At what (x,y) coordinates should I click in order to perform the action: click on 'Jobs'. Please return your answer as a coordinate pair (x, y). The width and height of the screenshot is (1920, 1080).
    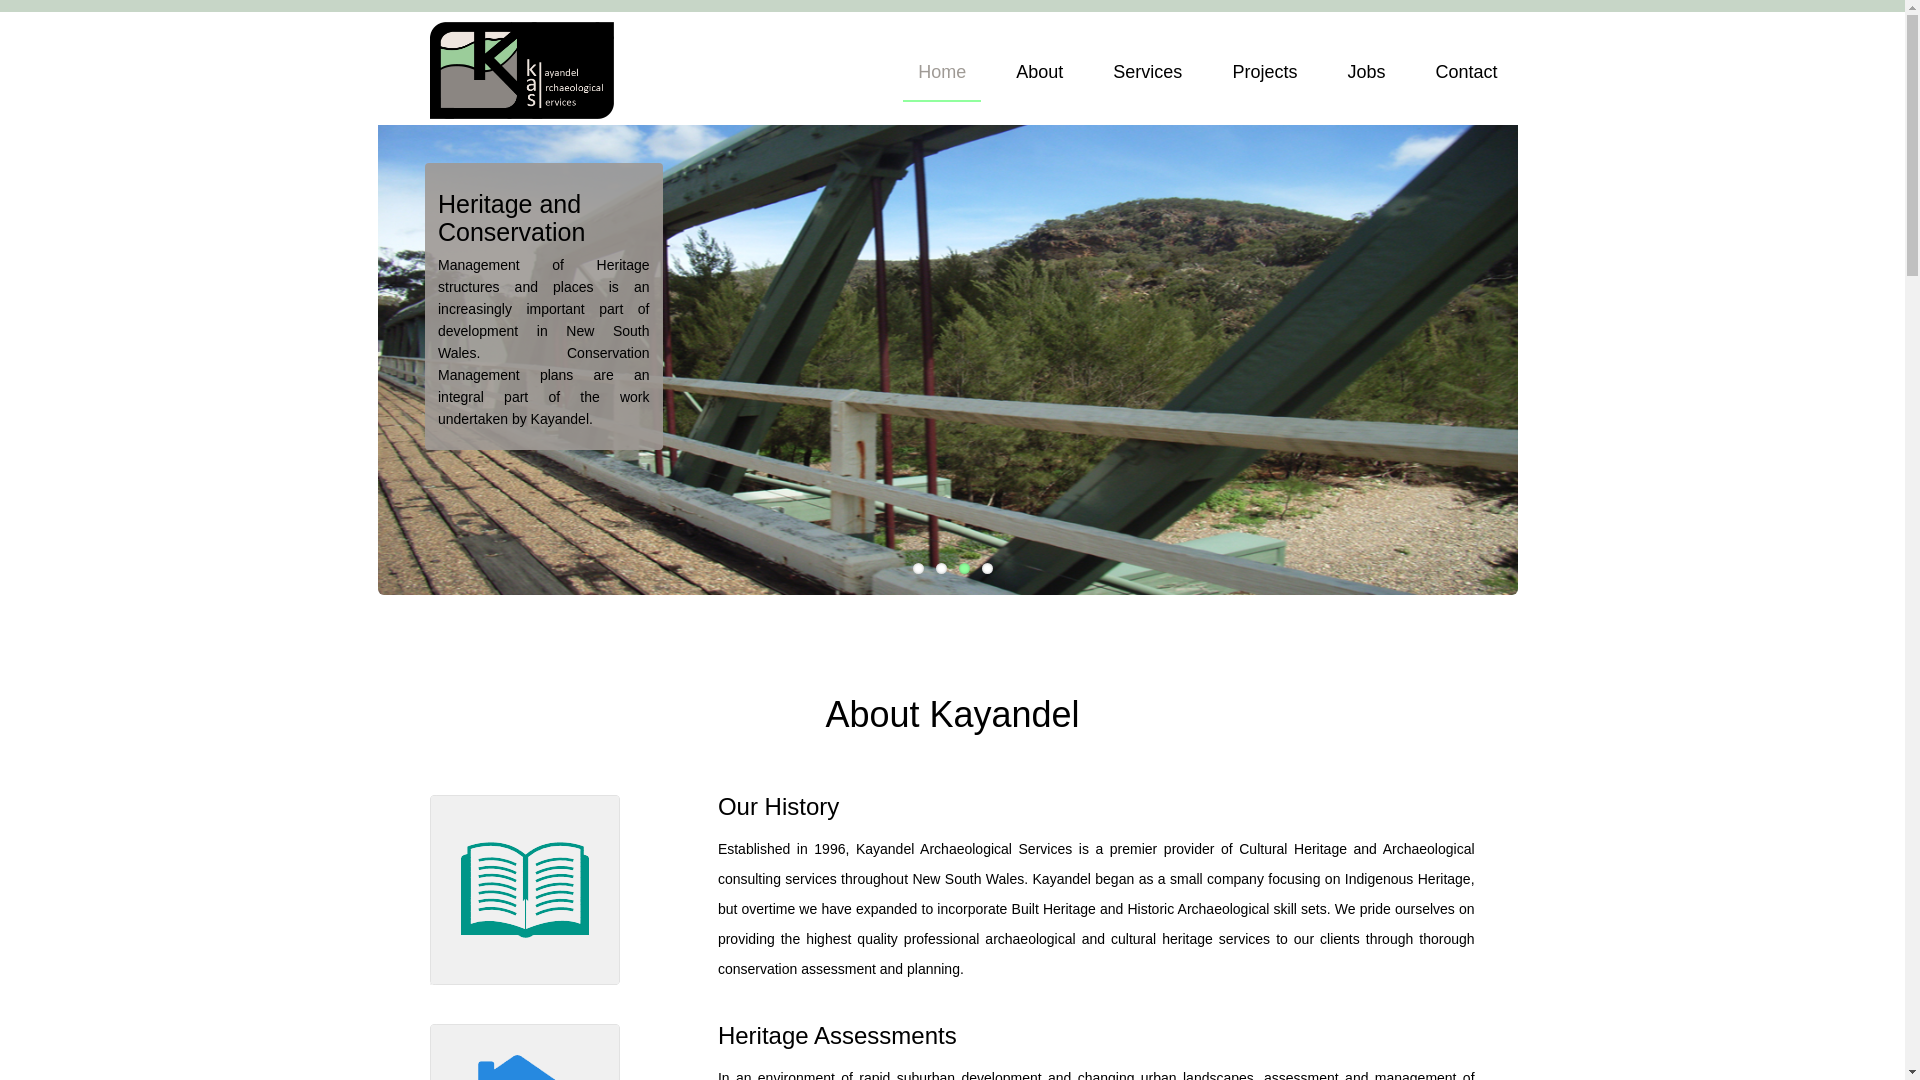
    Looking at the image, I should click on (1365, 76).